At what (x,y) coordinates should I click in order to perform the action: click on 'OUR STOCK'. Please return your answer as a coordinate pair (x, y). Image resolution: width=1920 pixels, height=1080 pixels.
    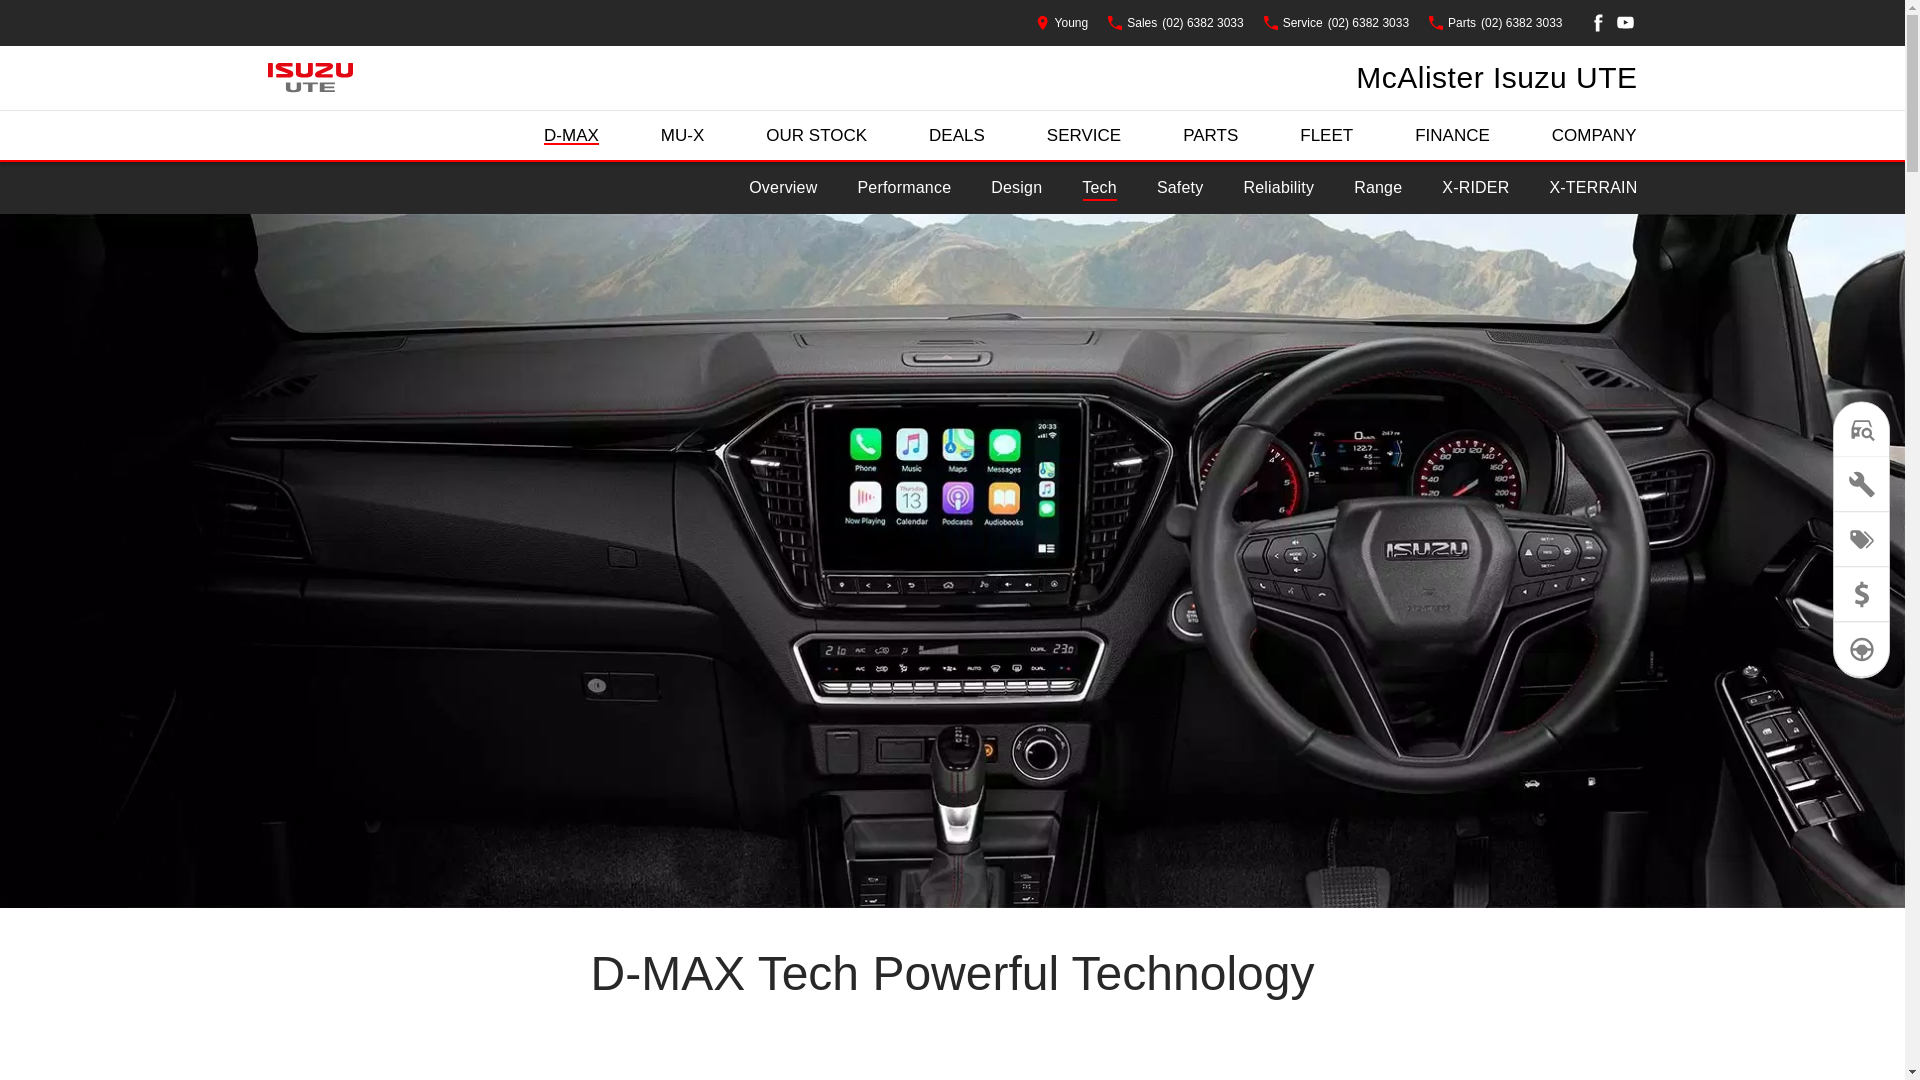
    Looking at the image, I should click on (816, 135).